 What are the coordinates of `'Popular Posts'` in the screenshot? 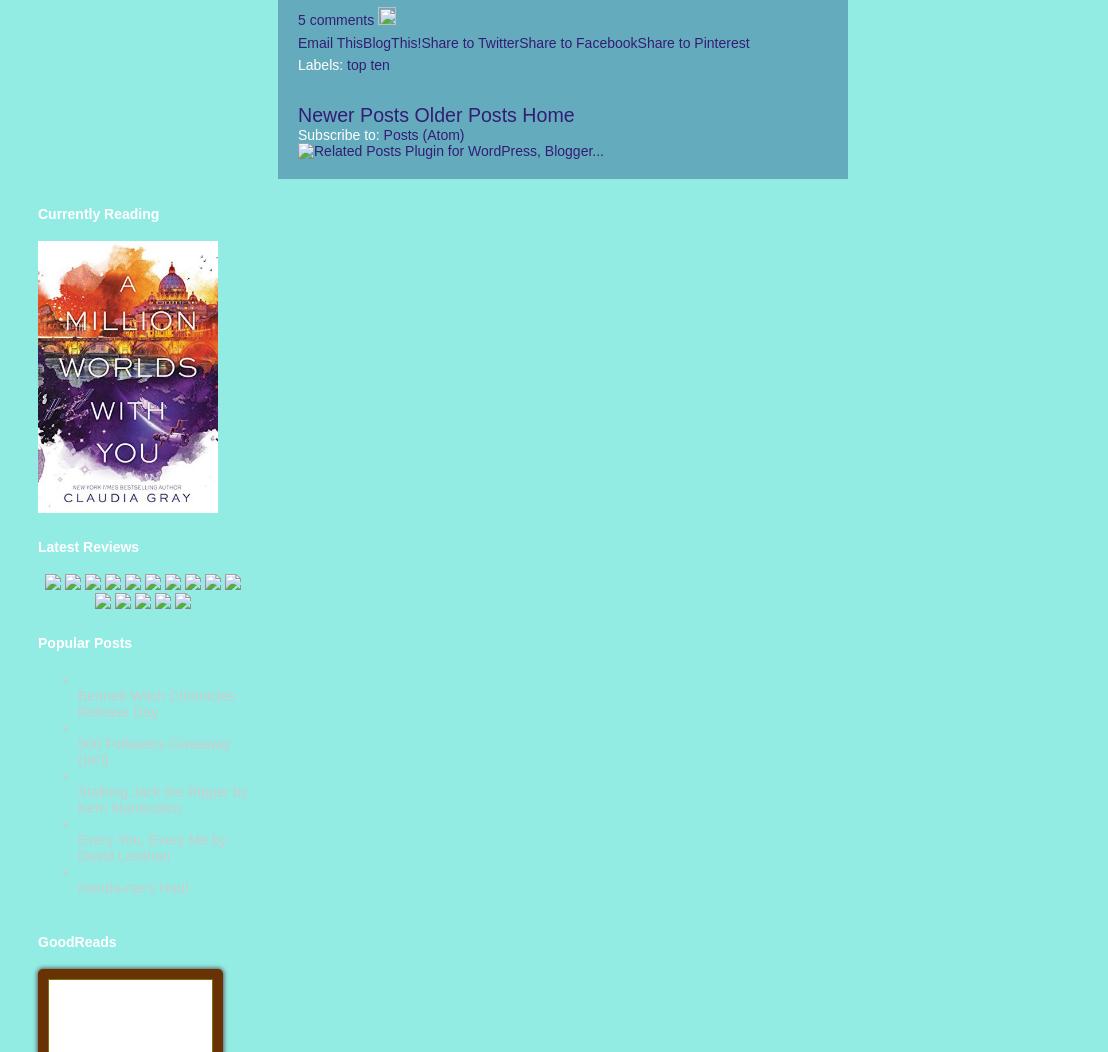 It's located at (38, 642).